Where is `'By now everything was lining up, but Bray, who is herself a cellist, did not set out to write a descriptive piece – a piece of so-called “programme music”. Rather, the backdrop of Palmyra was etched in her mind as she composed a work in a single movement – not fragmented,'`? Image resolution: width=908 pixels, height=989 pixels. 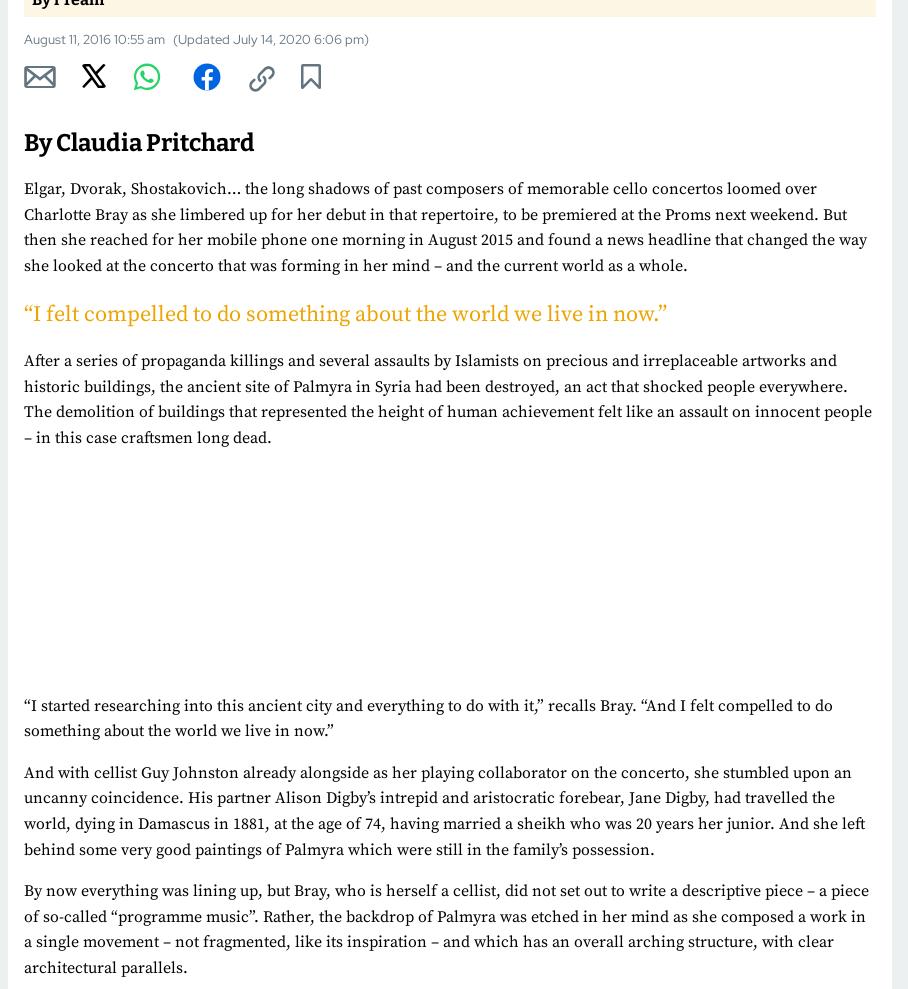
'By now everything was lining up, but Bray, who is herself a cellist, did not set out to write a descriptive piece – a piece of so-called “programme music”. Rather, the backdrop of Palmyra was etched in her mind as she composed a work in a single movement – not fragmented,' is located at coordinates (446, 915).